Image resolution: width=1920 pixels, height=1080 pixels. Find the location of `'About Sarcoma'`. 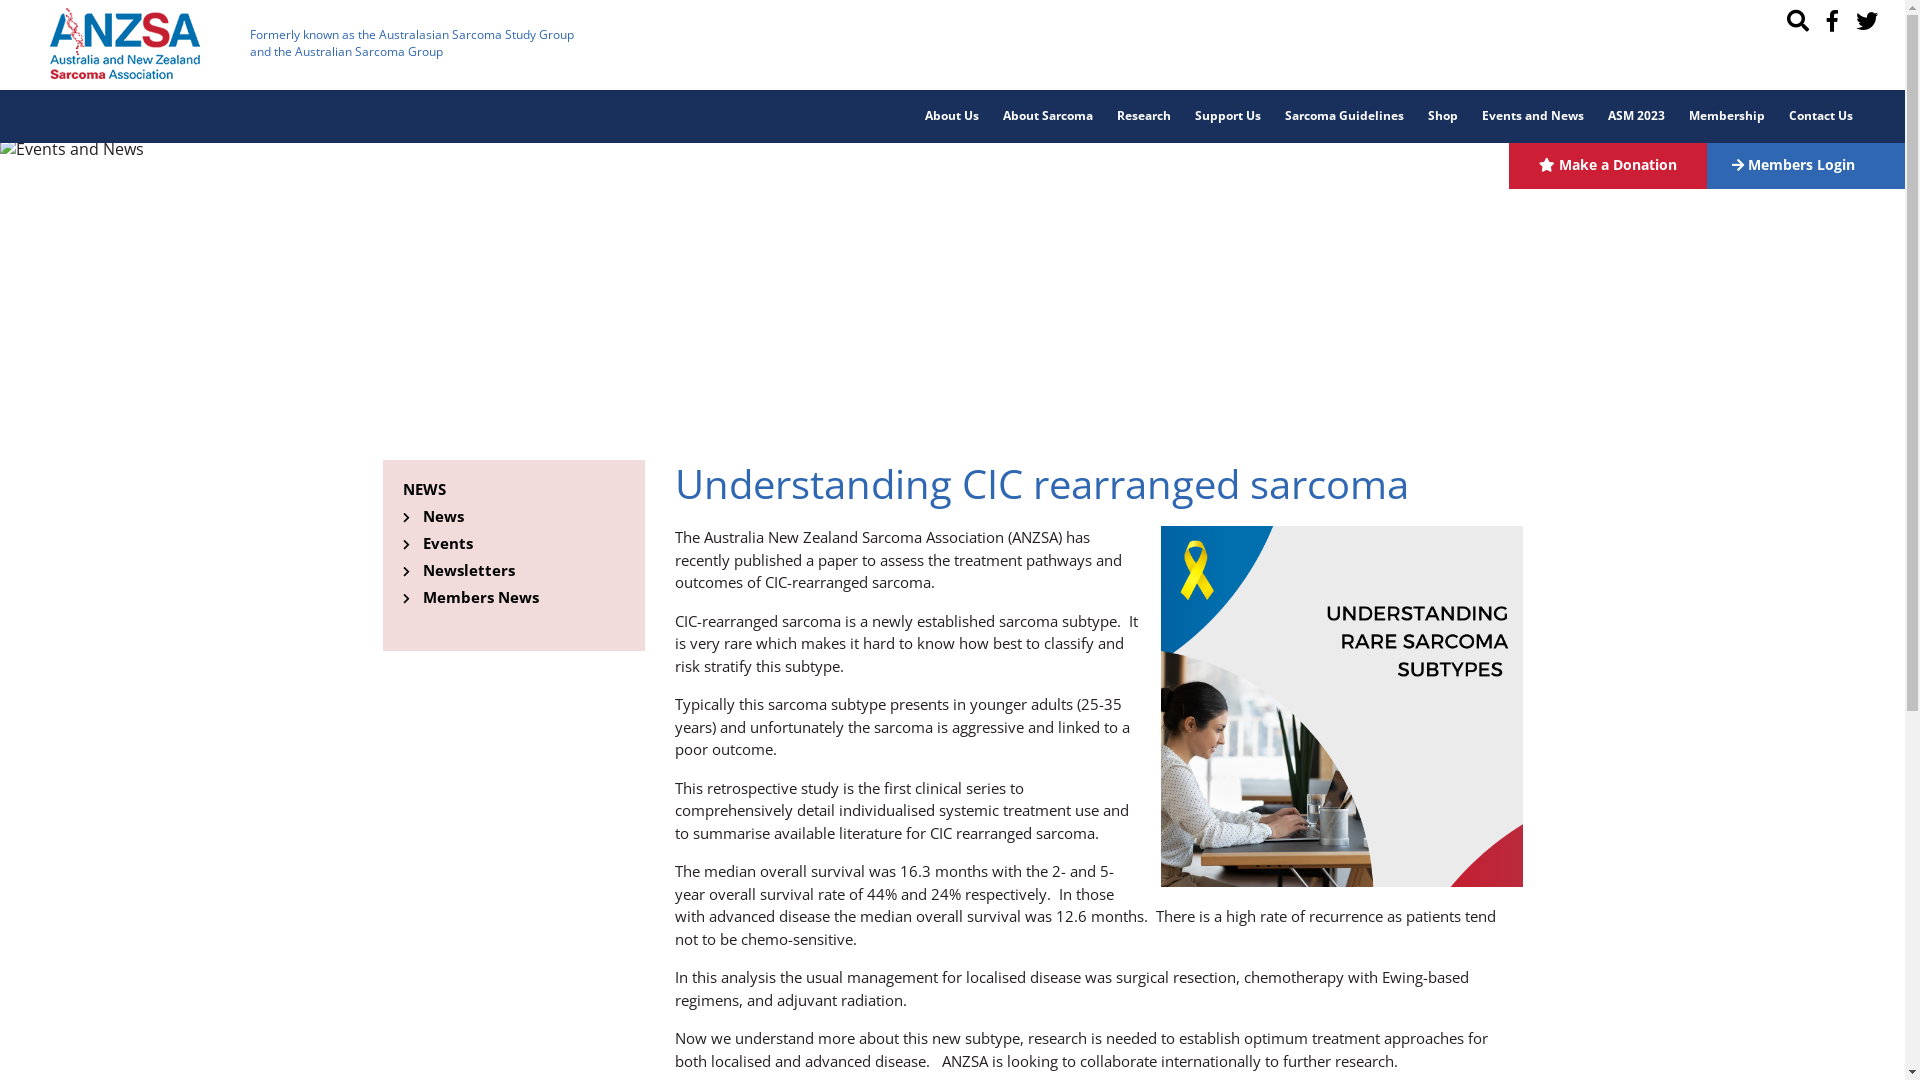

'About Sarcoma' is located at coordinates (1046, 116).